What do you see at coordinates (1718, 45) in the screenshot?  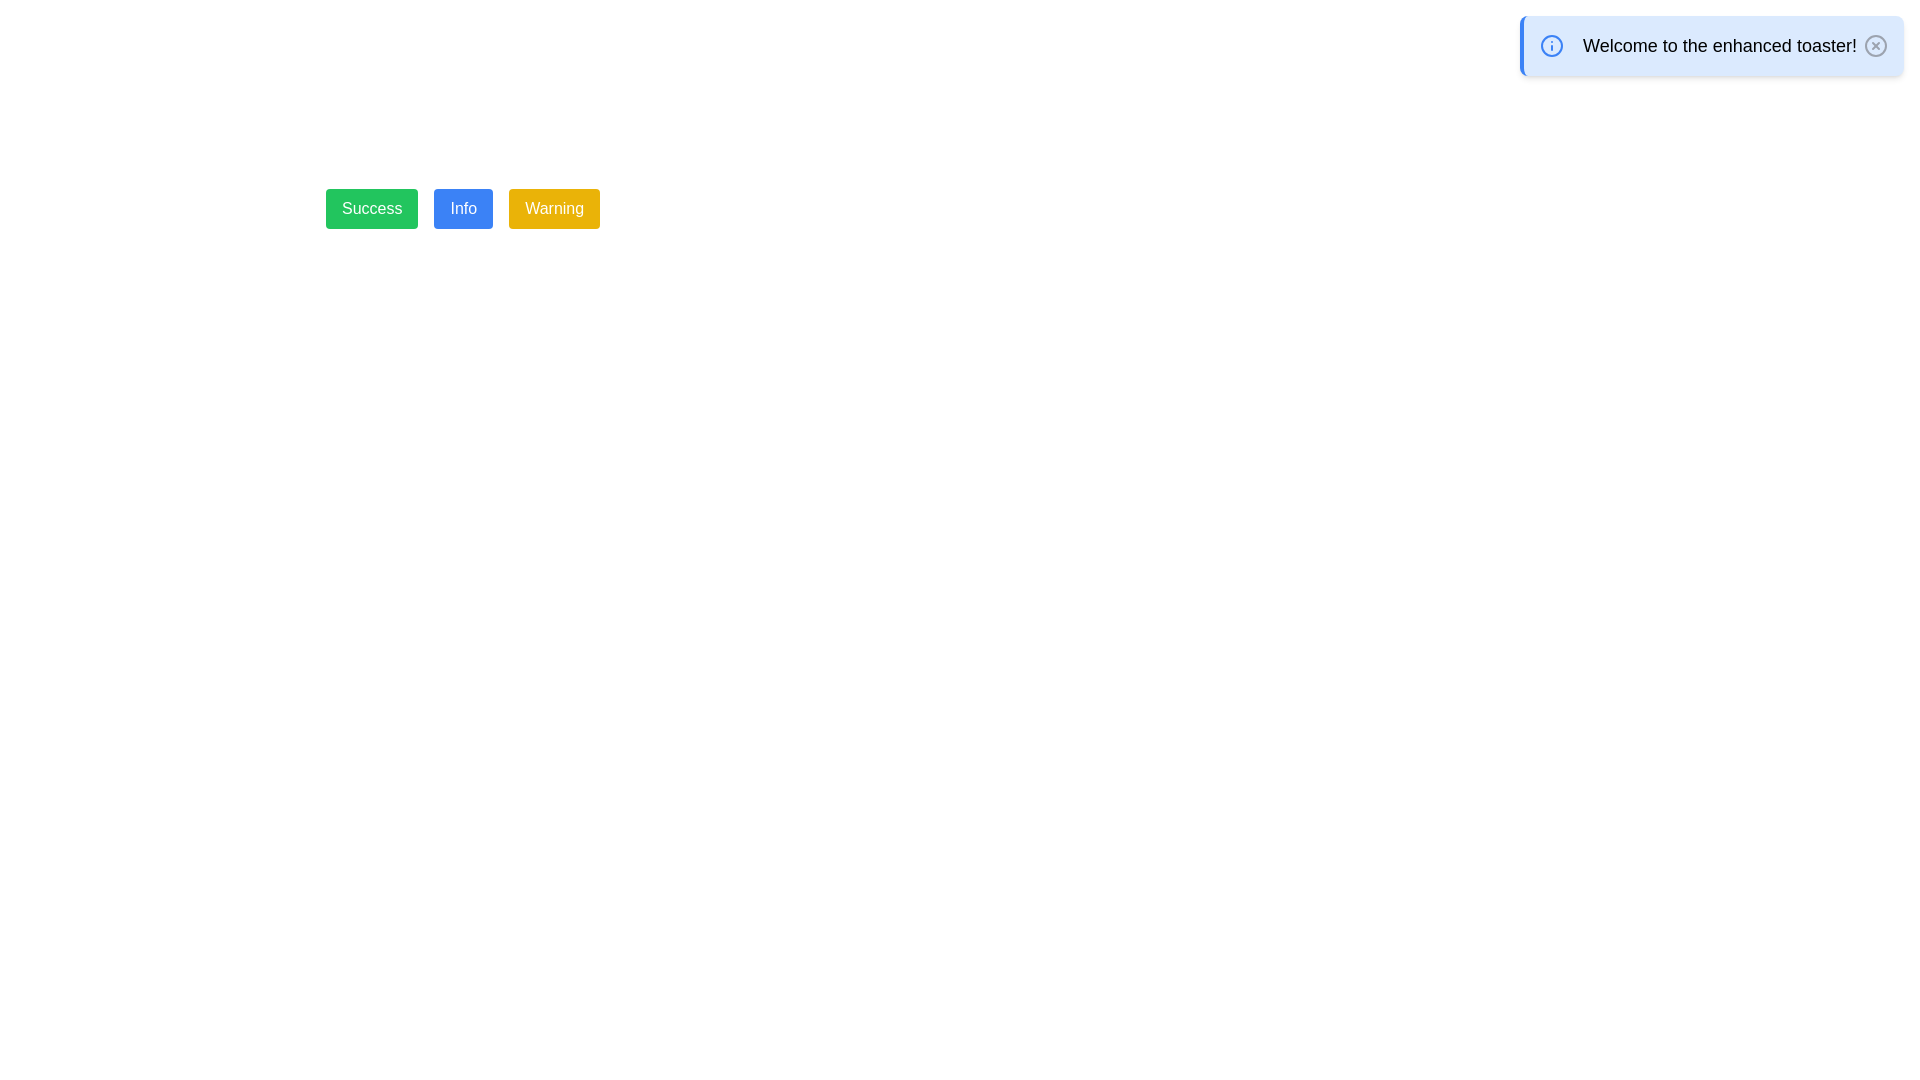 I see `the main message text of the blue notification card, which is centrally located within the card` at bounding box center [1718, 45].